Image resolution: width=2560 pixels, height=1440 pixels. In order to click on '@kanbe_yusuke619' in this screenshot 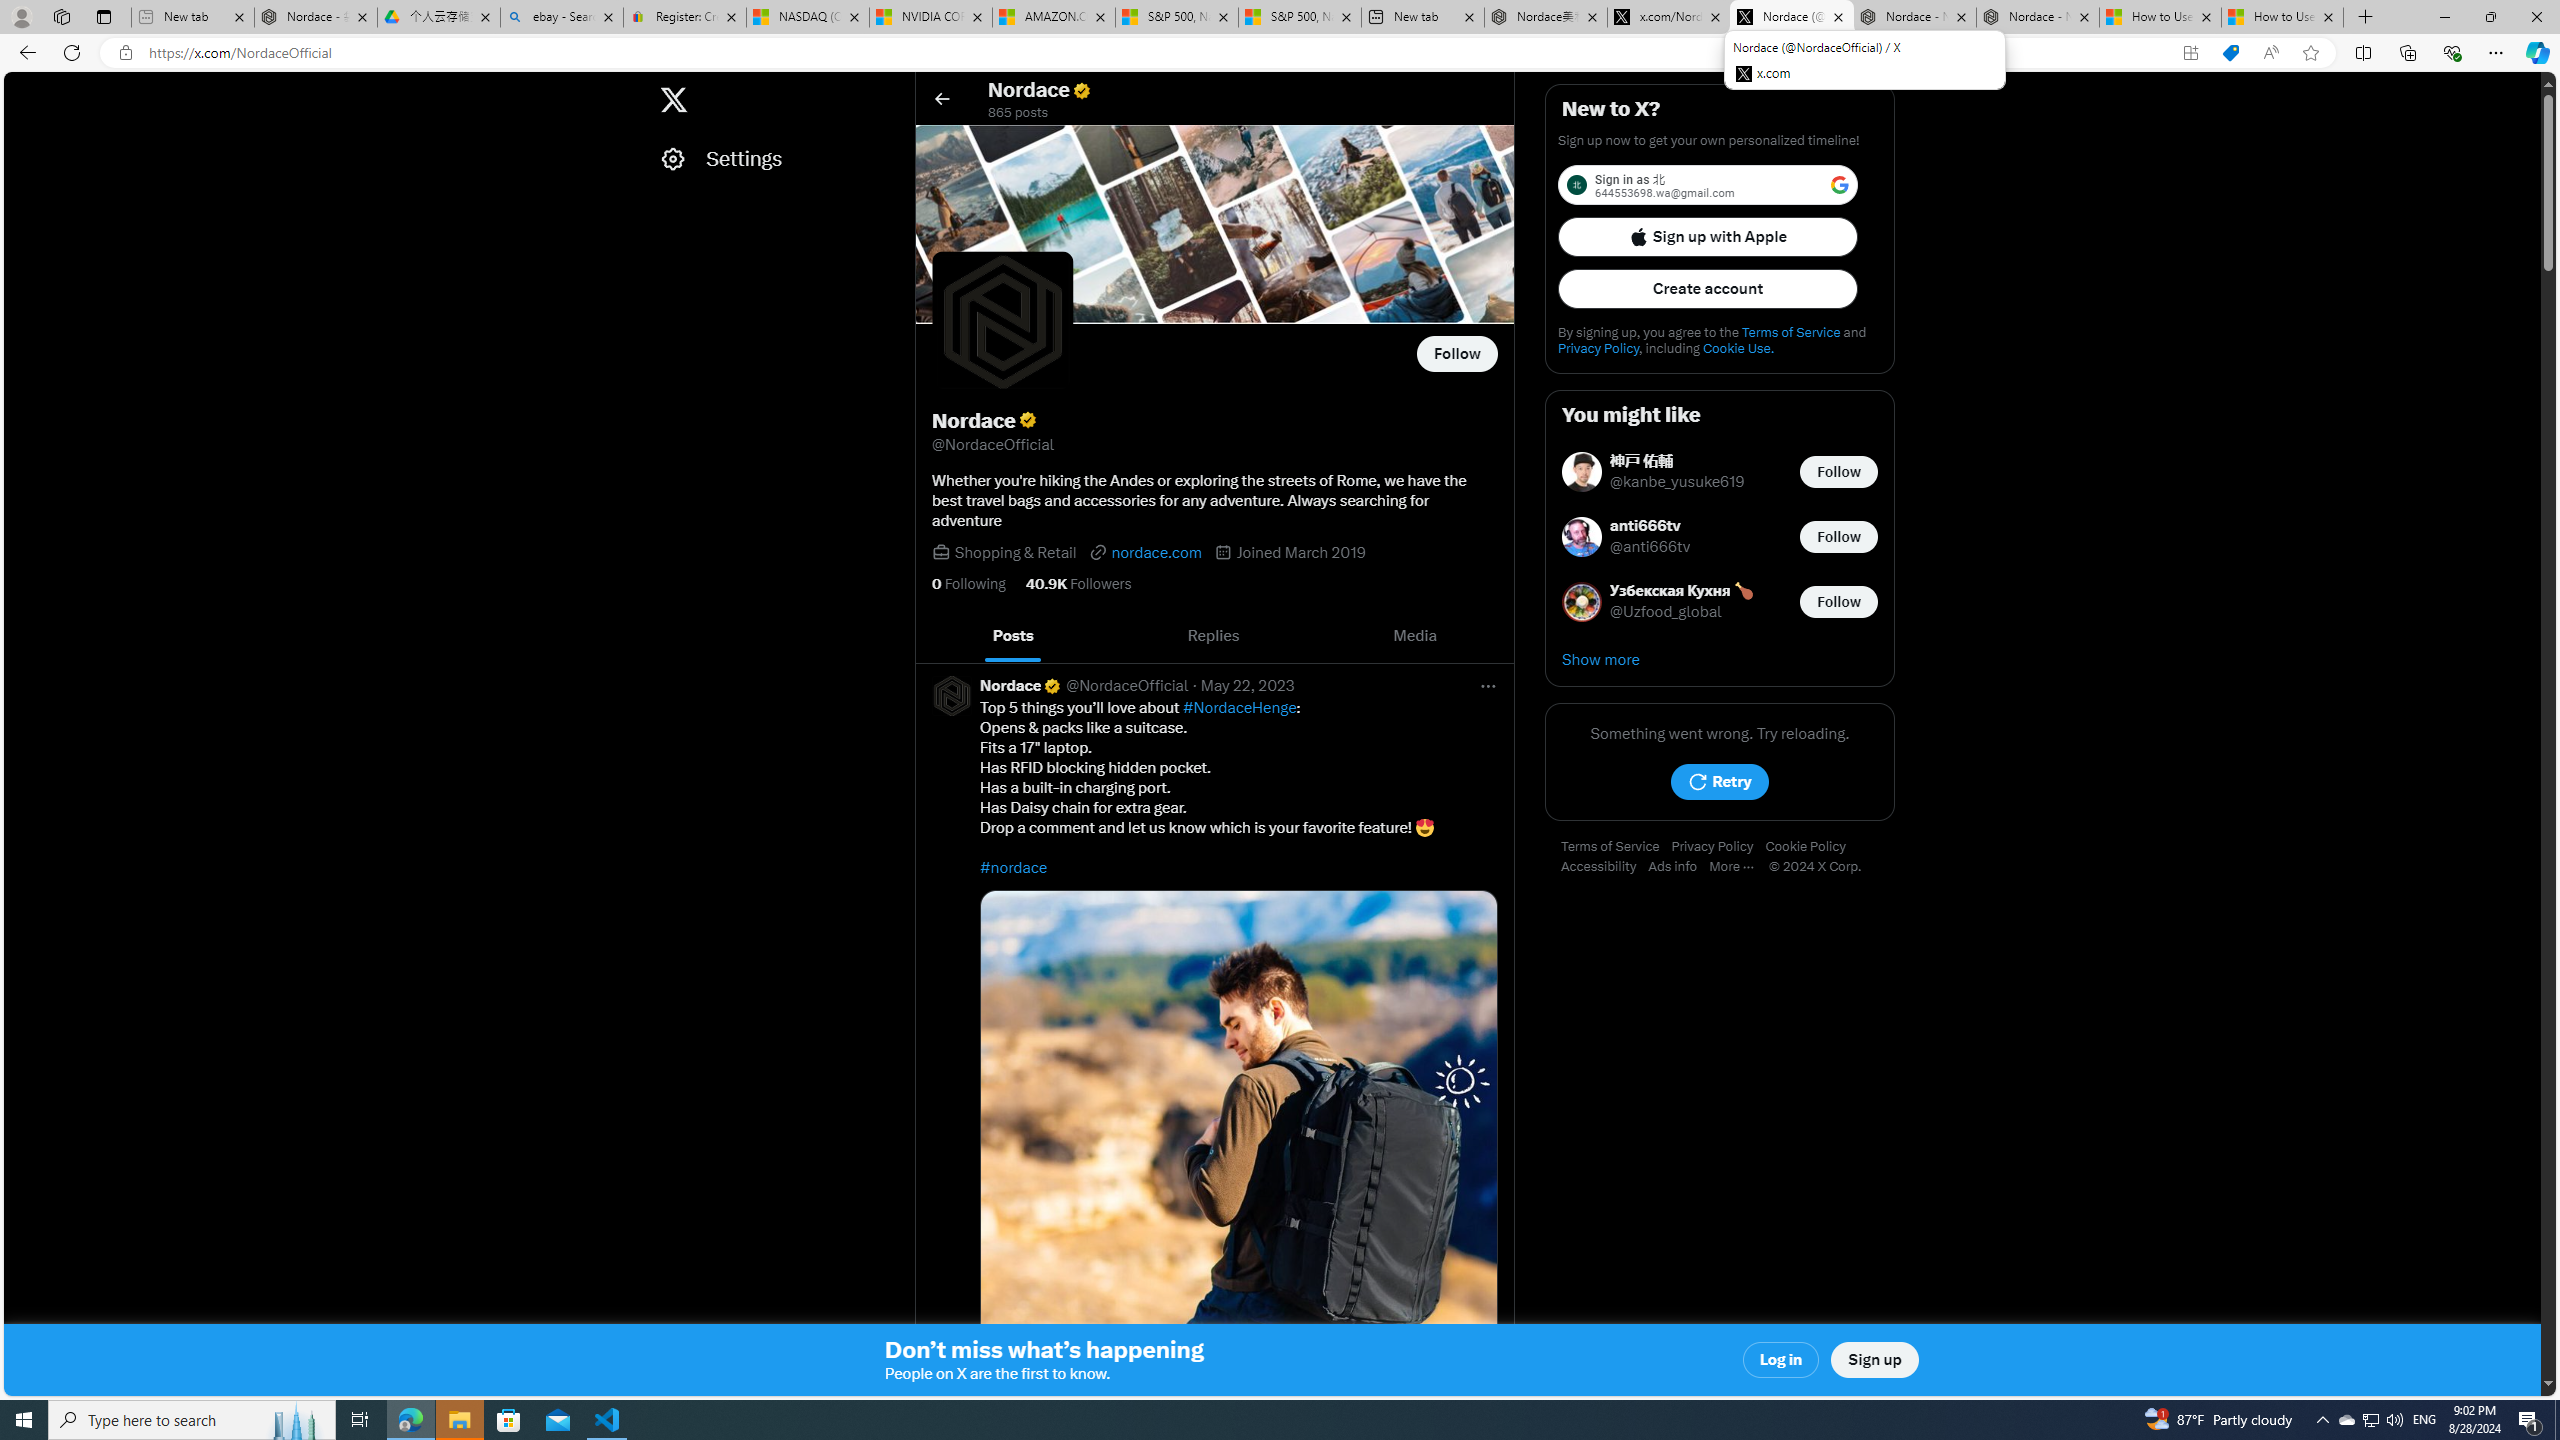, I will do `click(1678, 482)`.